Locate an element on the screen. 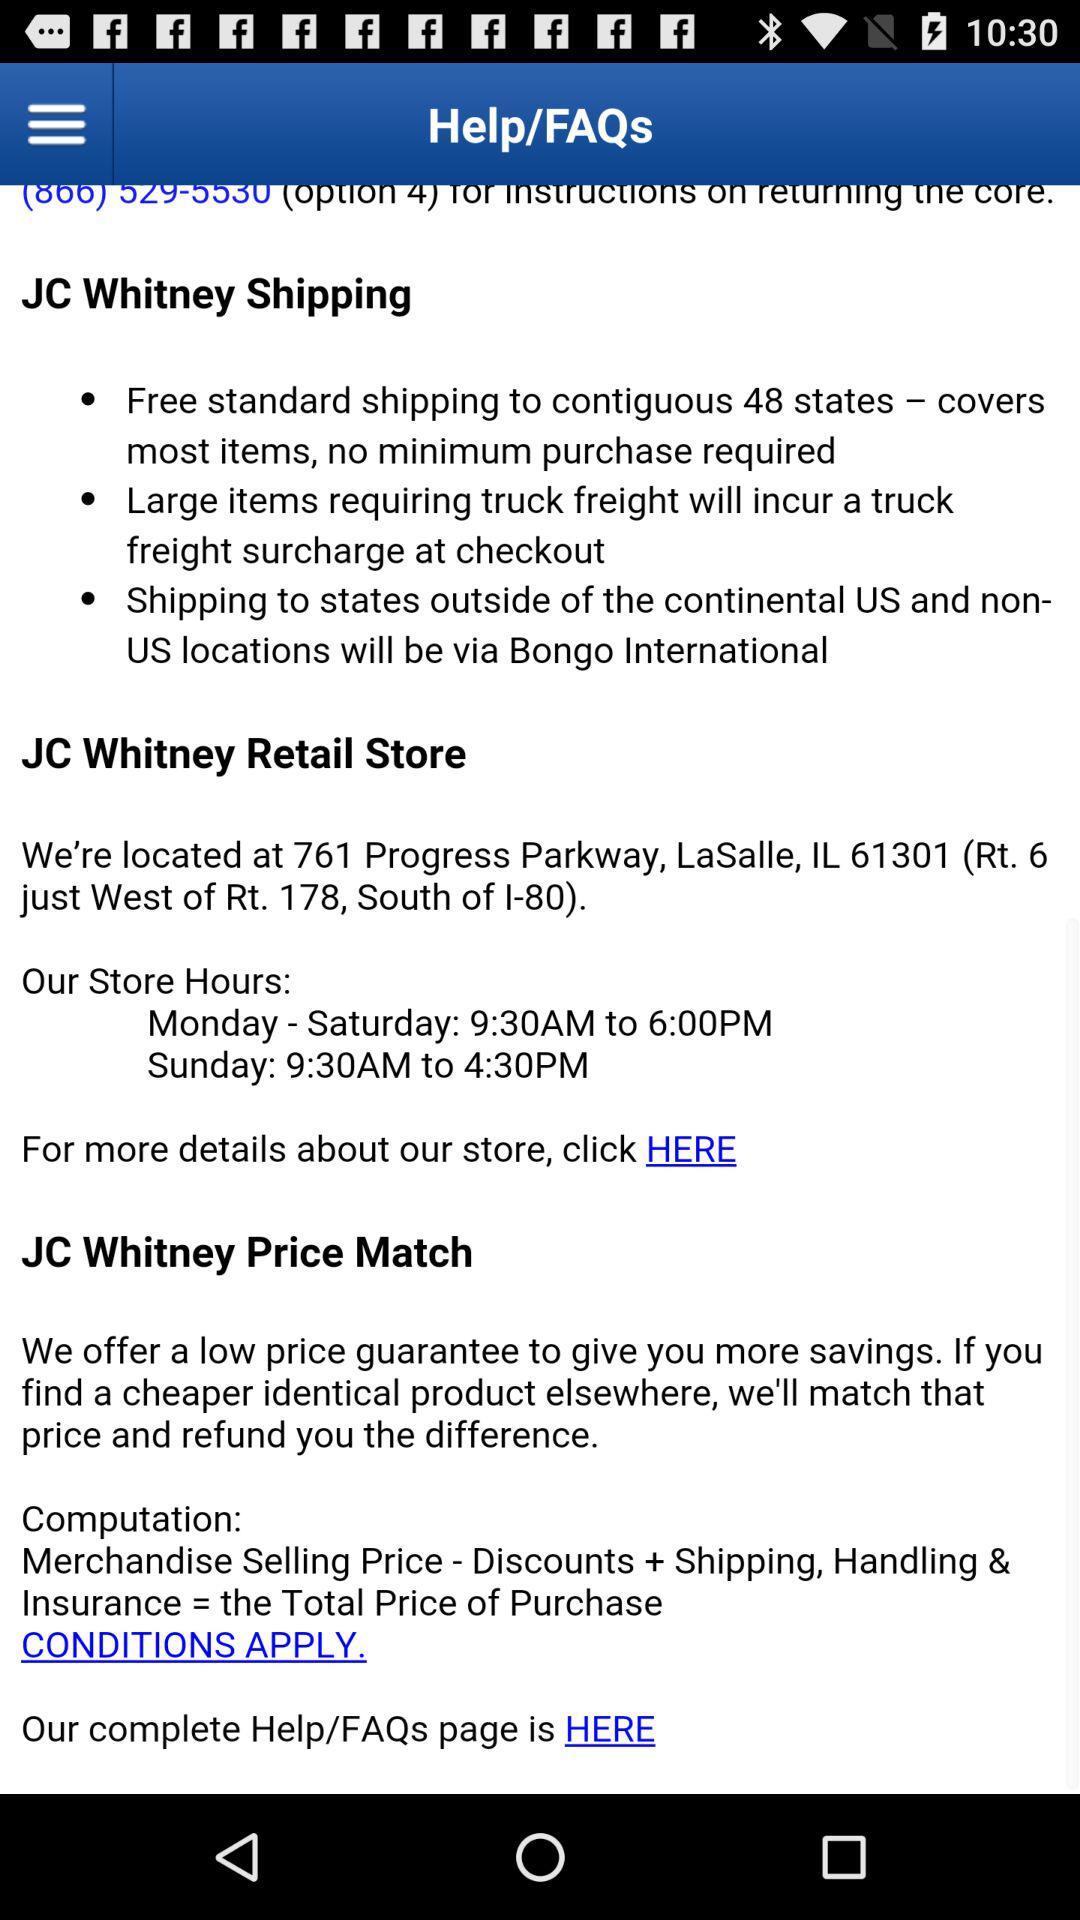 The image size is (1080, 1920). the menu icon is located at coordinates (56, 131).